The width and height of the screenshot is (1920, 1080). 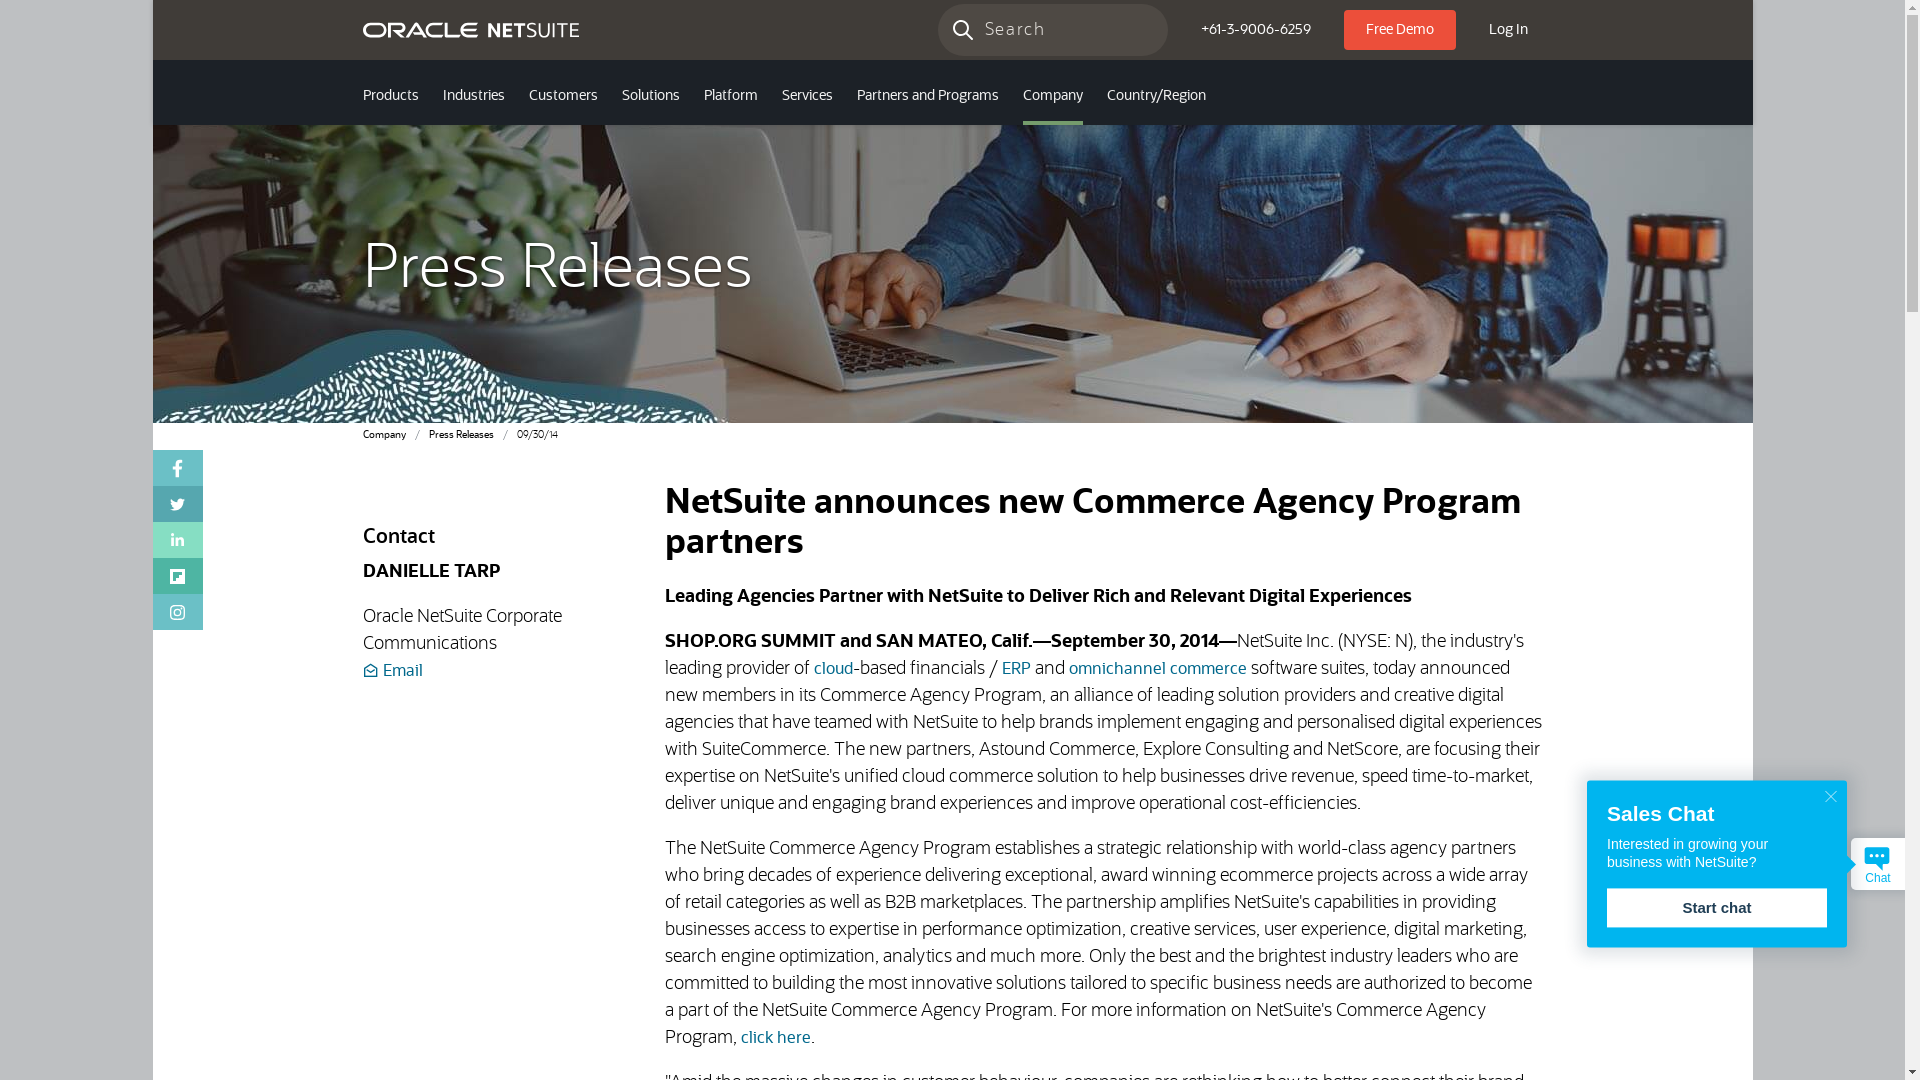 I want to click on 'click here', so click(x=775, y=1036).